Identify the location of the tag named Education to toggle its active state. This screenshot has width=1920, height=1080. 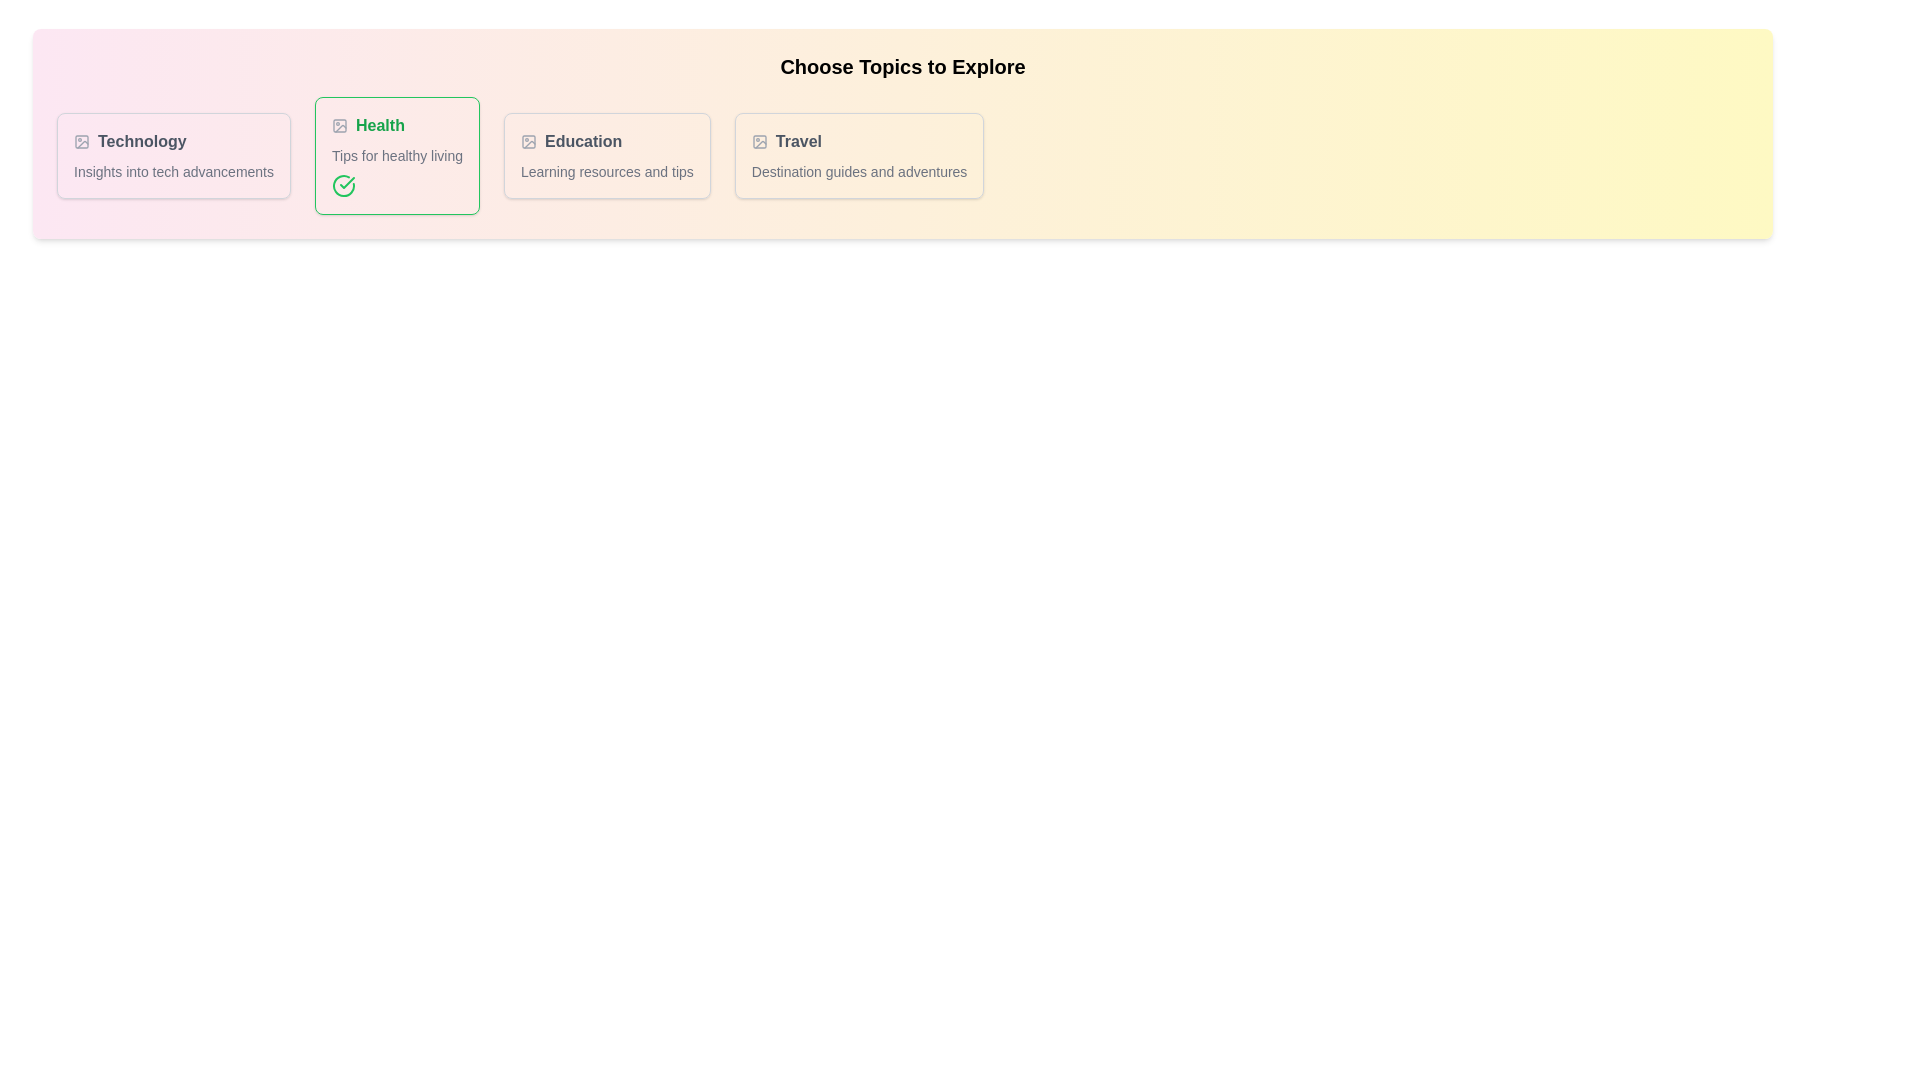
(605, 154).